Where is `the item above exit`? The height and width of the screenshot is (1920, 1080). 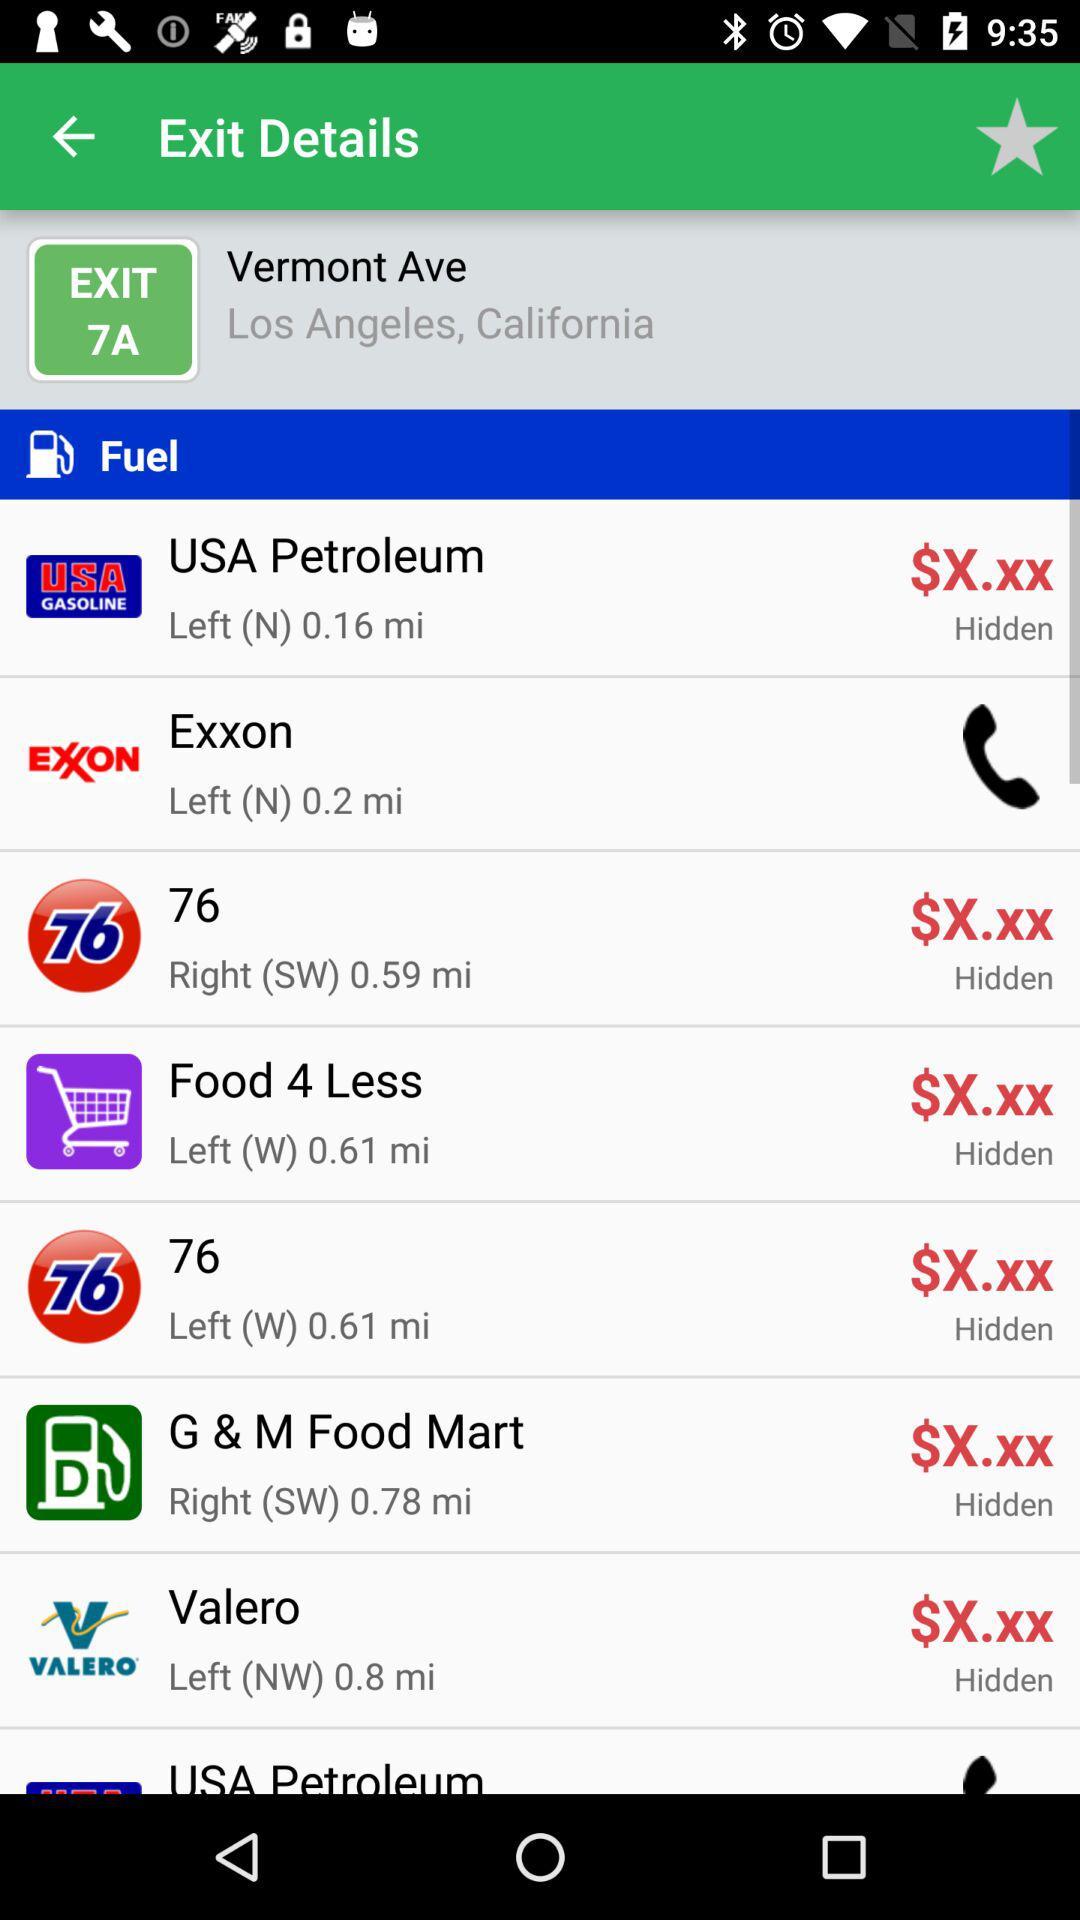 the item above exit is located at coordinates (72, 135).